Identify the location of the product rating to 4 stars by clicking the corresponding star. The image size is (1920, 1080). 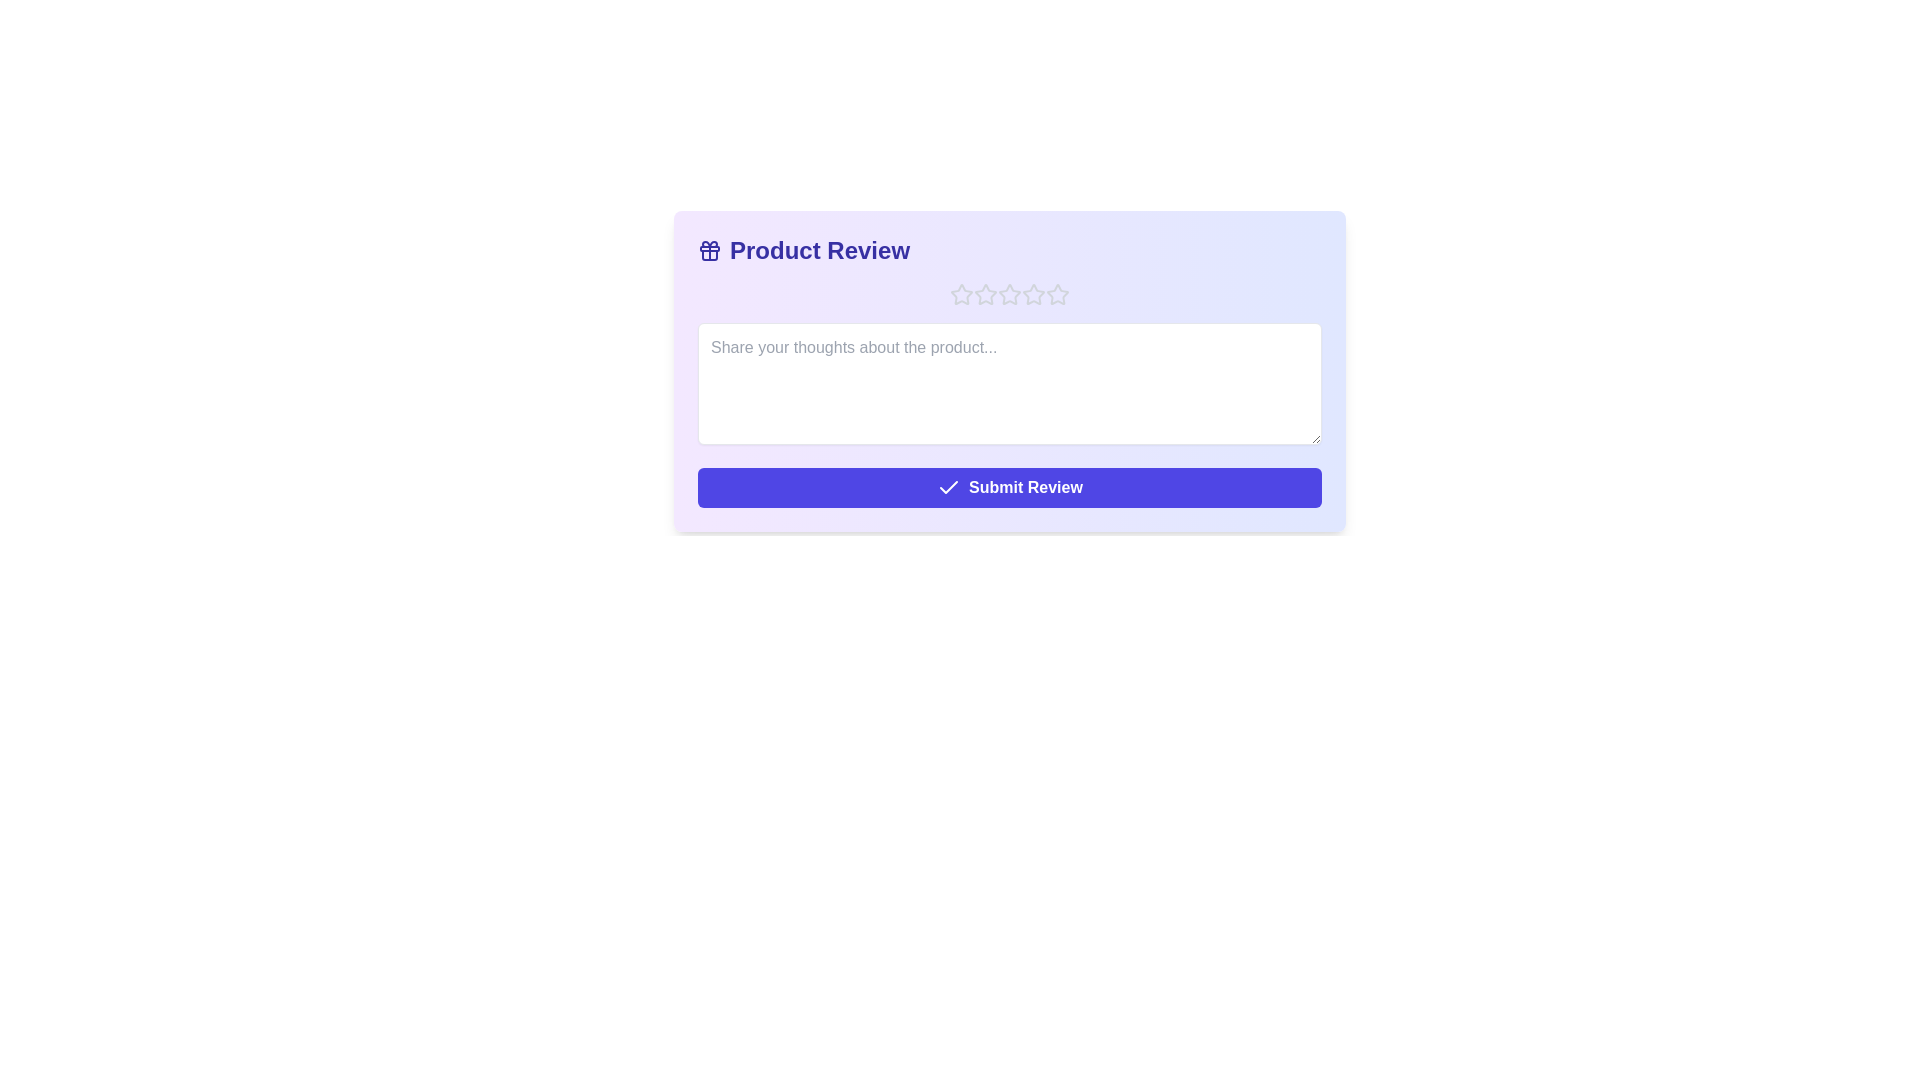
(1033, 294).